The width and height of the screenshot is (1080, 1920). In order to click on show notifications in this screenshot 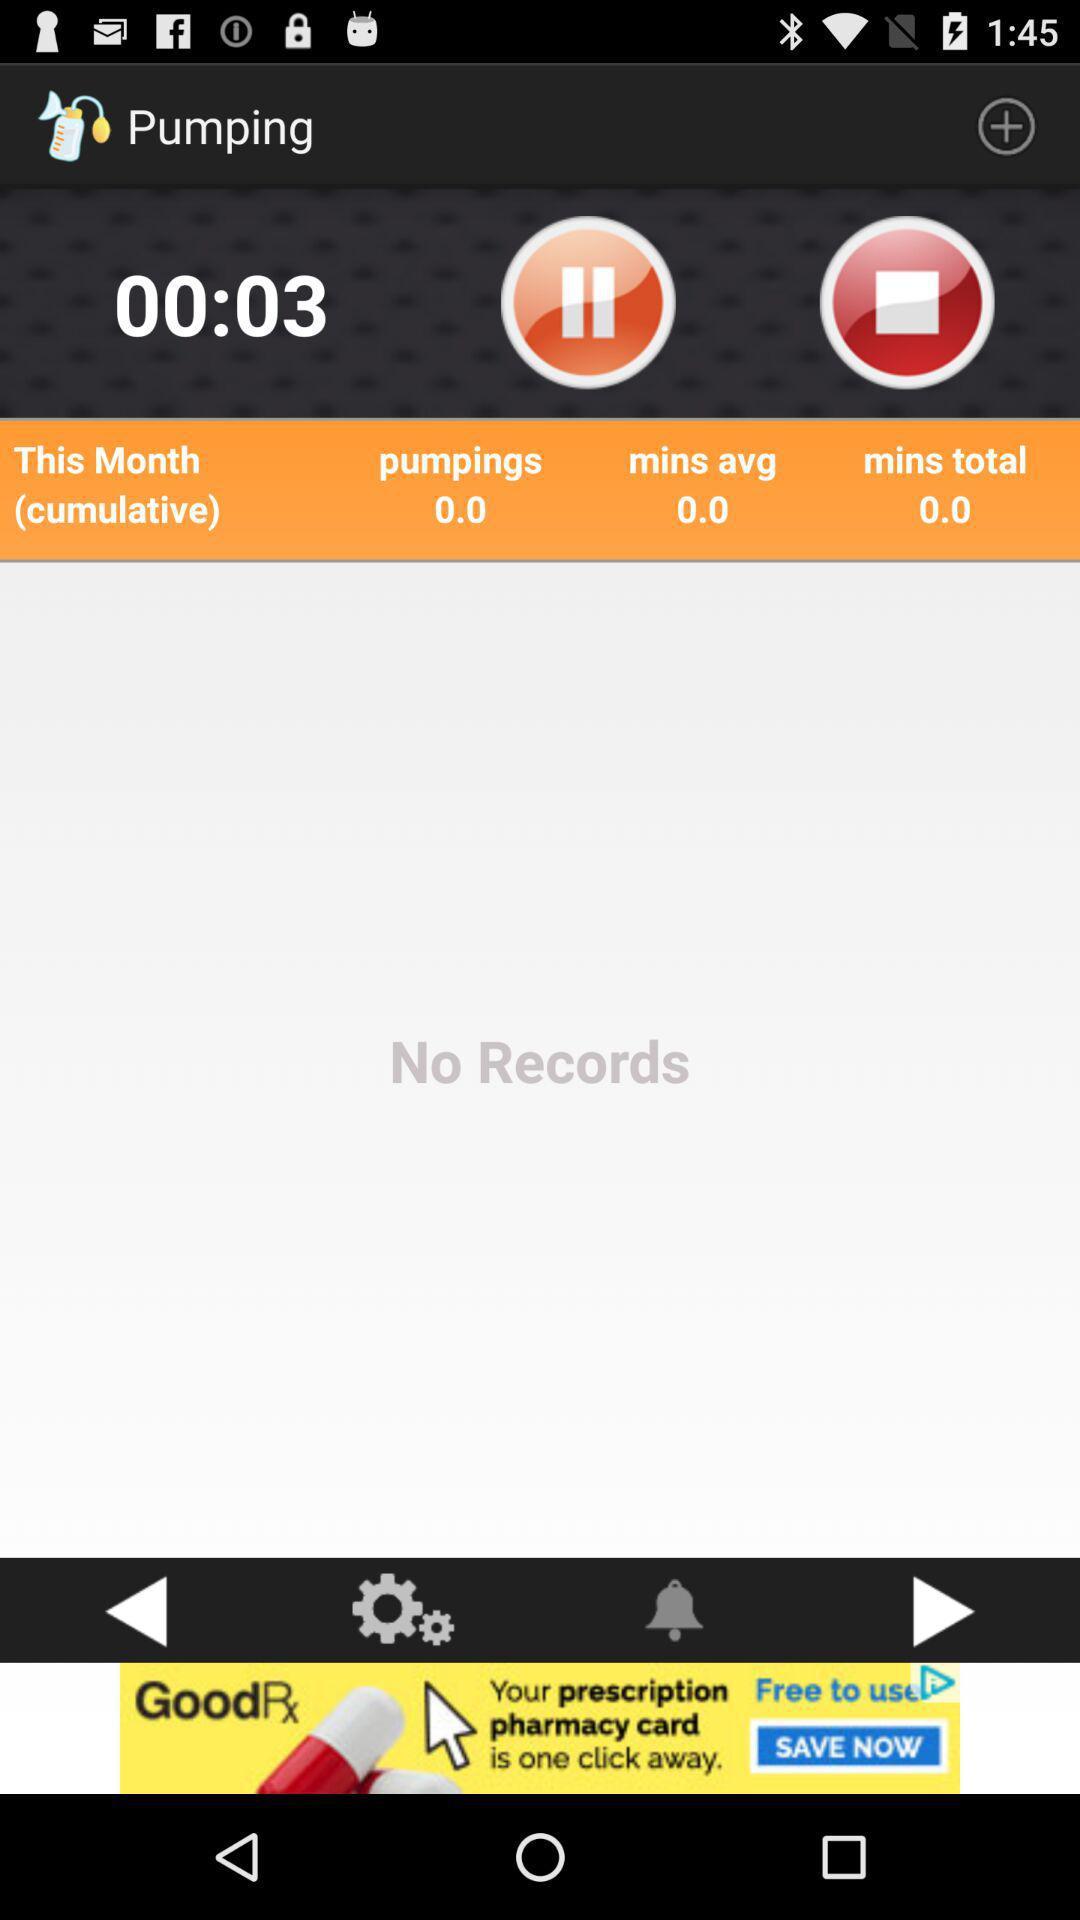, I will do `click(675, 1610)`.